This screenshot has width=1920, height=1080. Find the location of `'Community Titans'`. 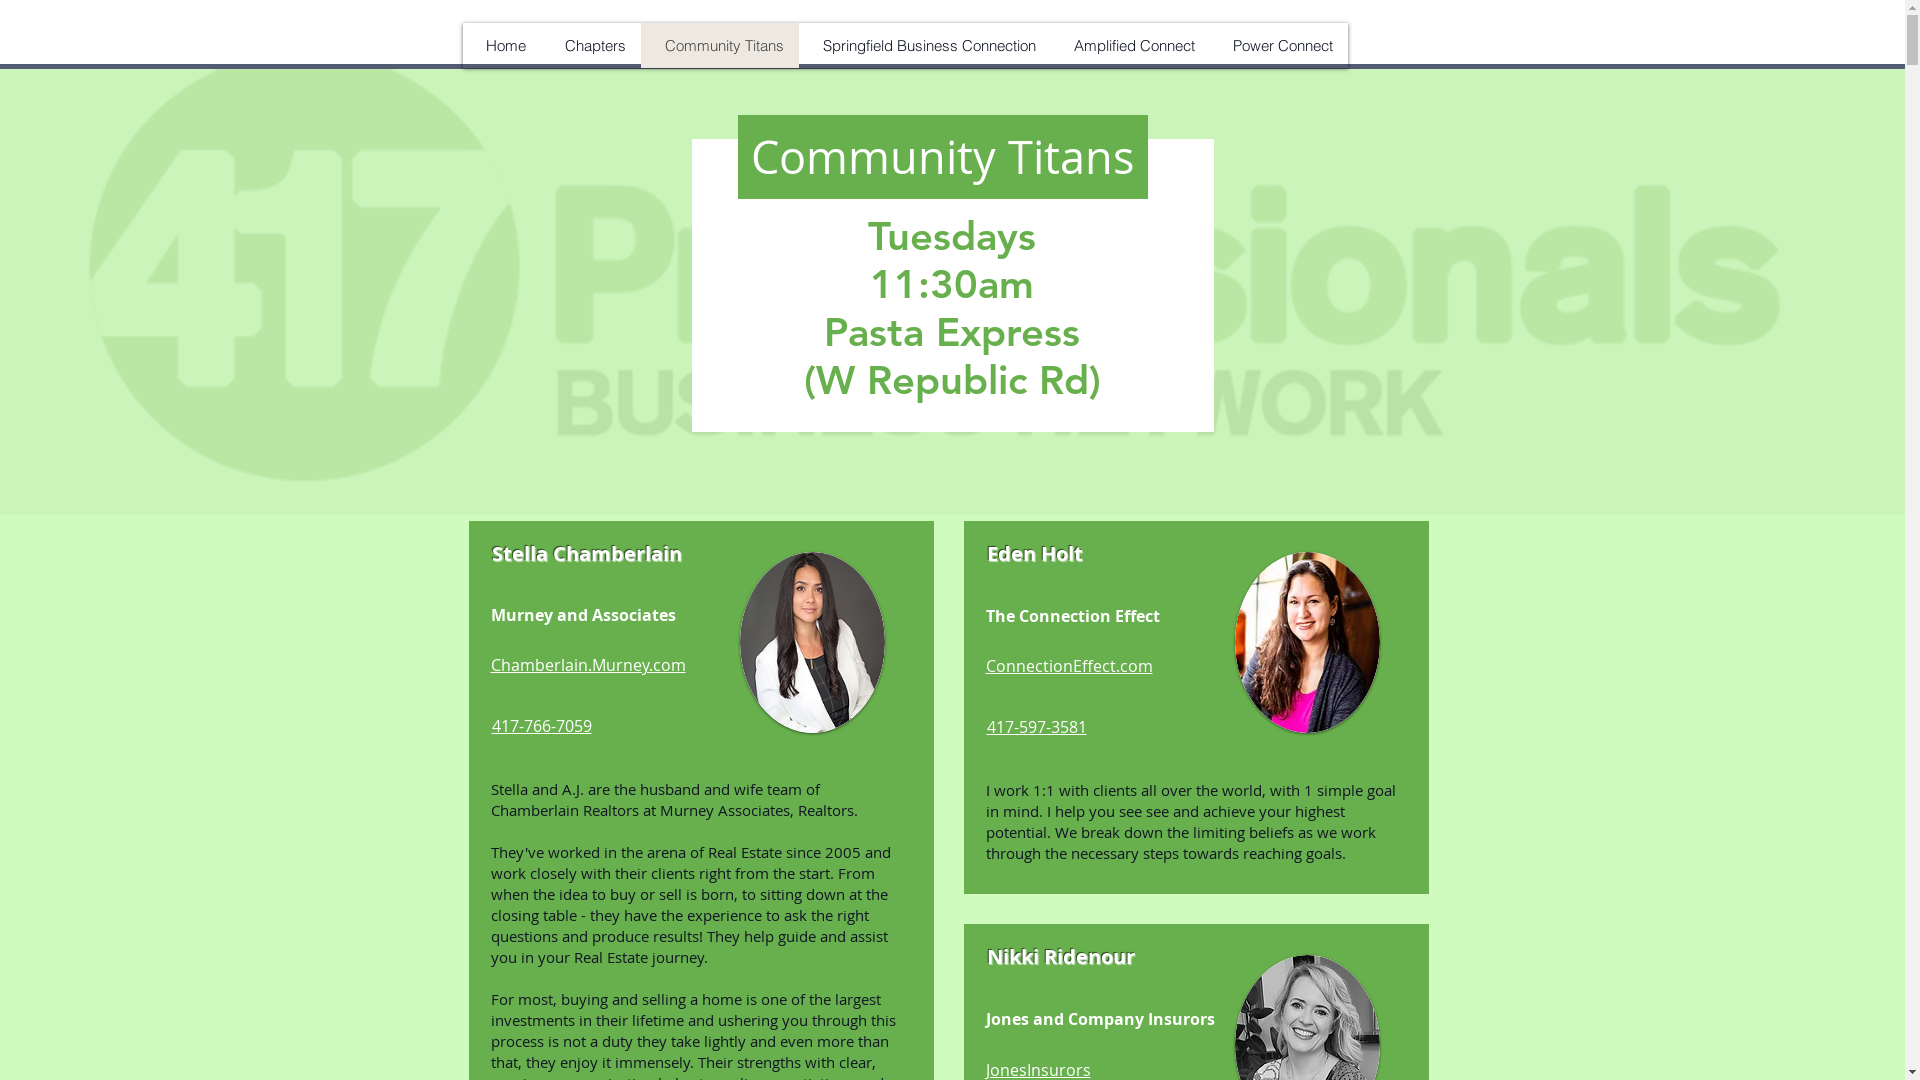

'Community Titans' is located at coordinates (719, 45).